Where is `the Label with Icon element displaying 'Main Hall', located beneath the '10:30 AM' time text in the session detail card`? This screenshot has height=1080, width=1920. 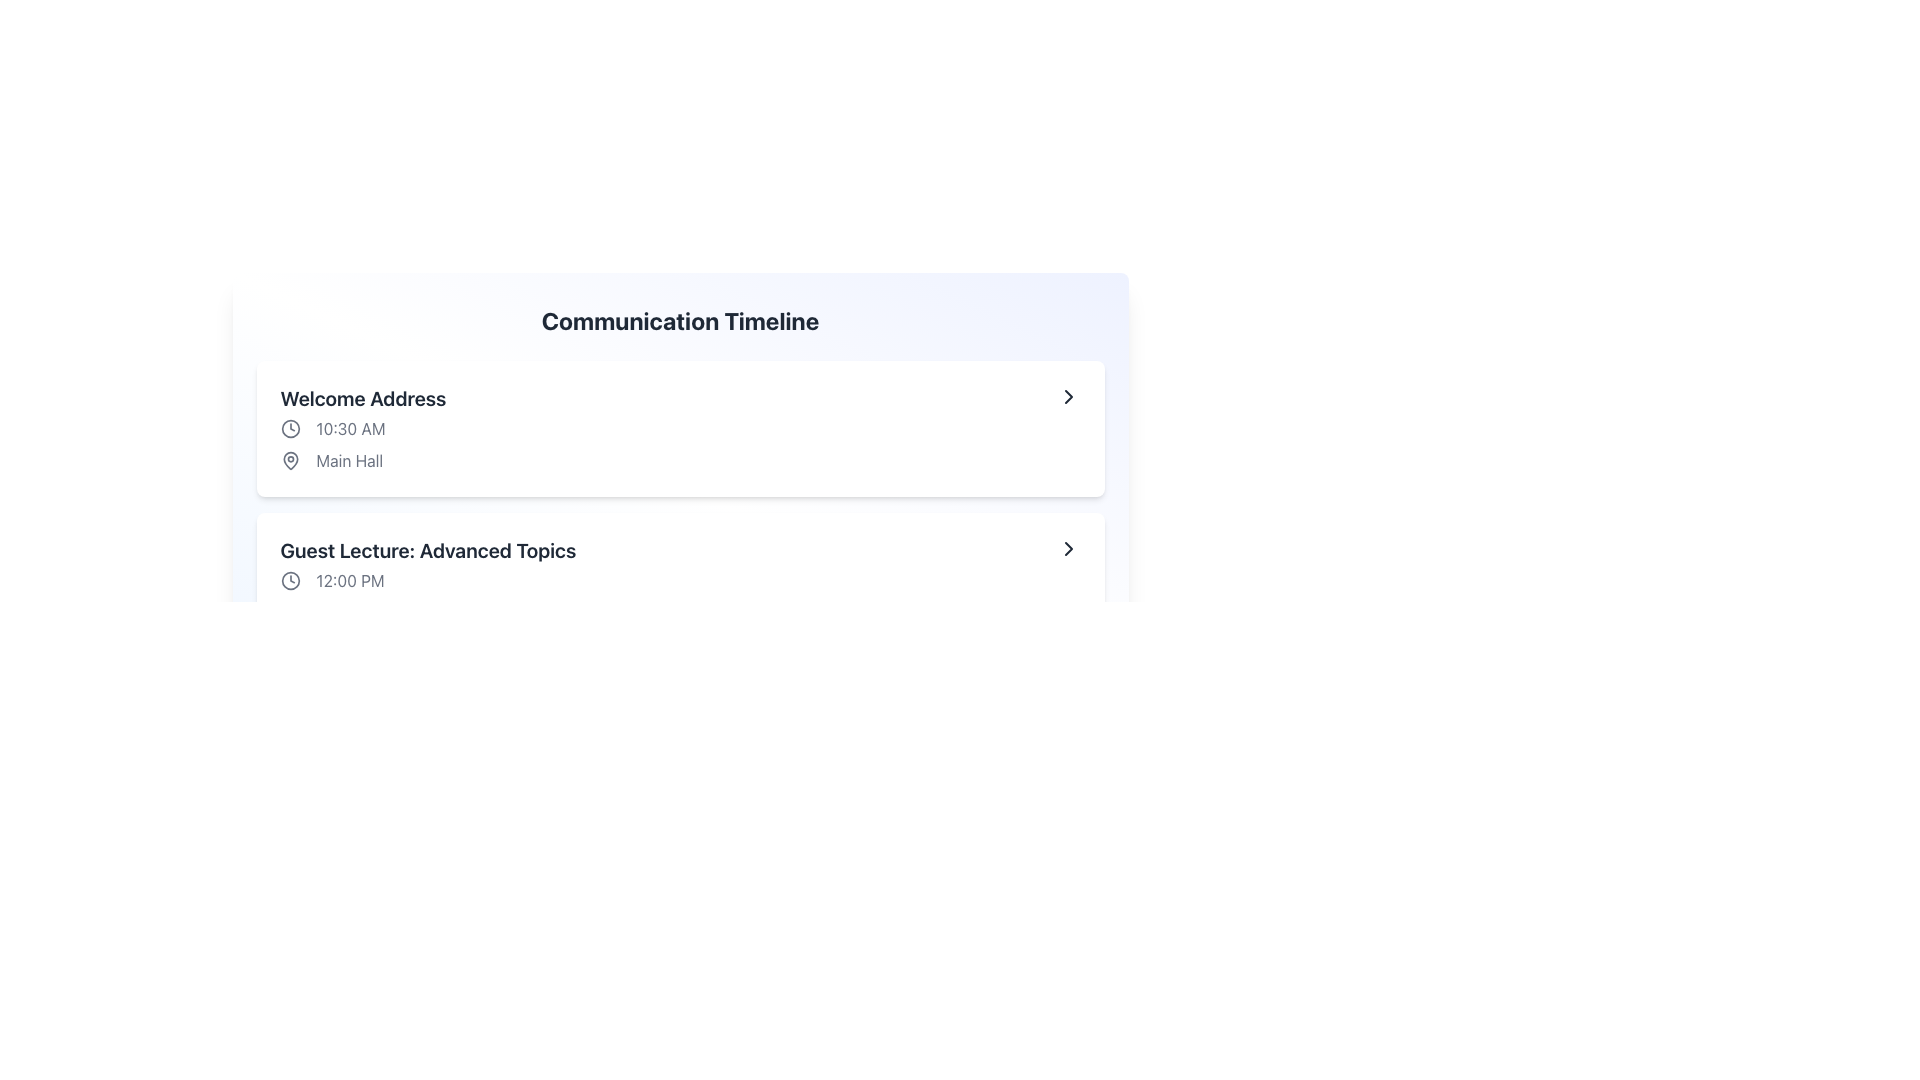 the Label with Icon element displaying 'Main Hall', located beneath the '10:30 AM' time text in the session detail card is located at coordinates (363, 461).